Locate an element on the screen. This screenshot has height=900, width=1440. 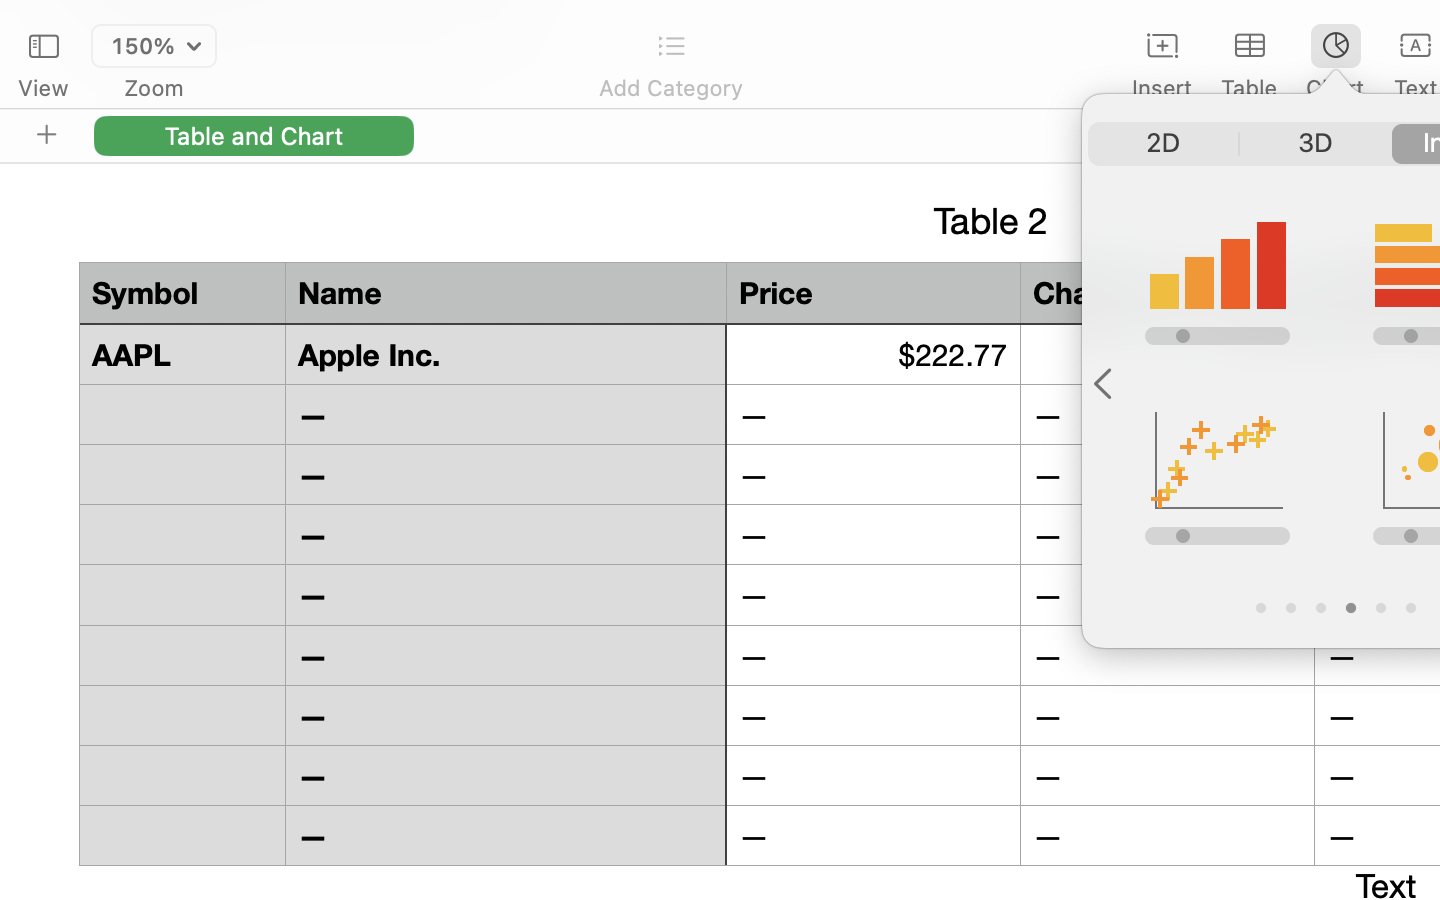
'Insert' is located at coordinates (1161, 87).